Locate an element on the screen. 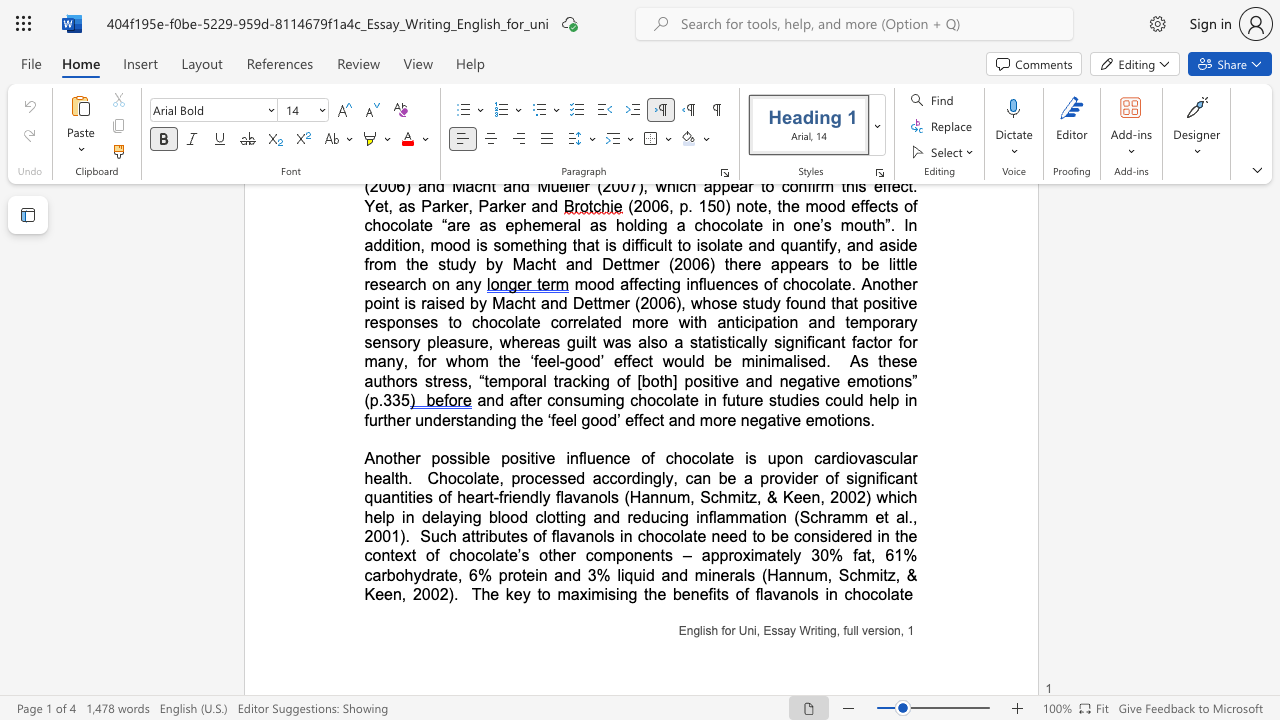 This screenshot has height=720, width=1280. the subset text "sion," within the text "English for Uni, Essay Writing, full version," is located at coordinates (878, 631).